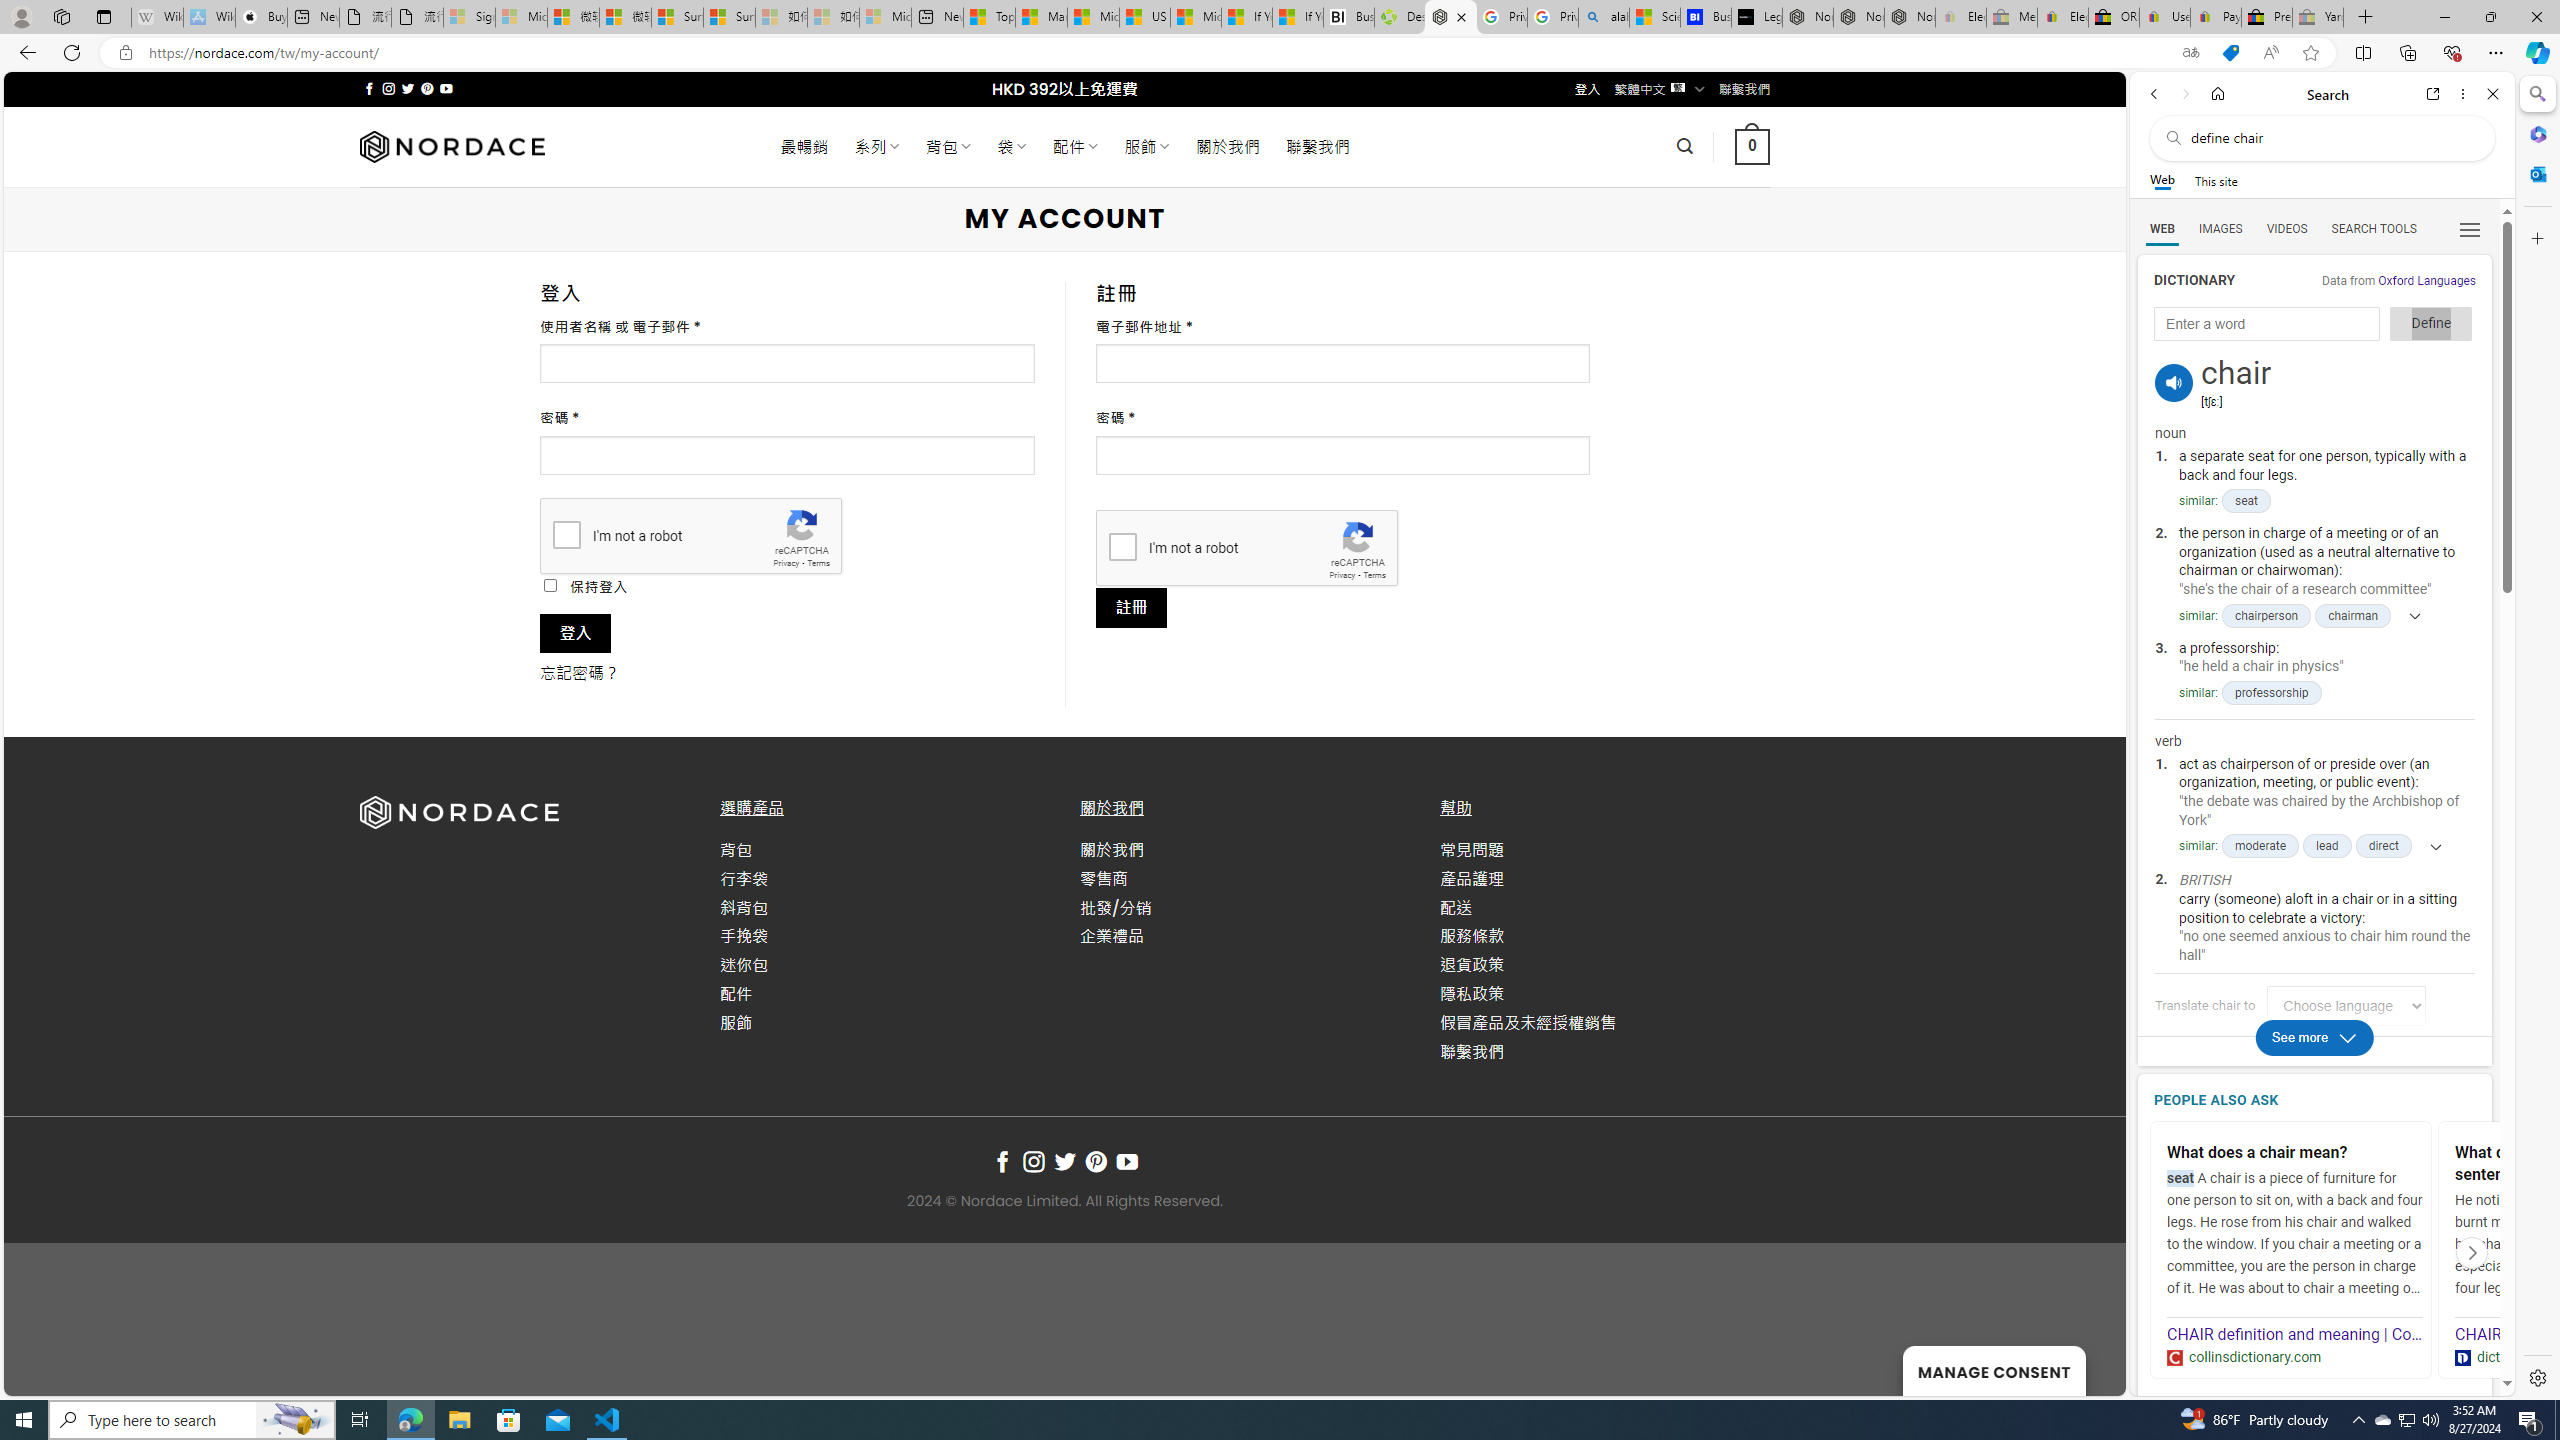 This screenshot has height=1440, width=2560. What do you see at coordinates (2373, 229) in the screenshot?
I see `'SEARCH TOOLS'` at bounding box center [2373, 229].